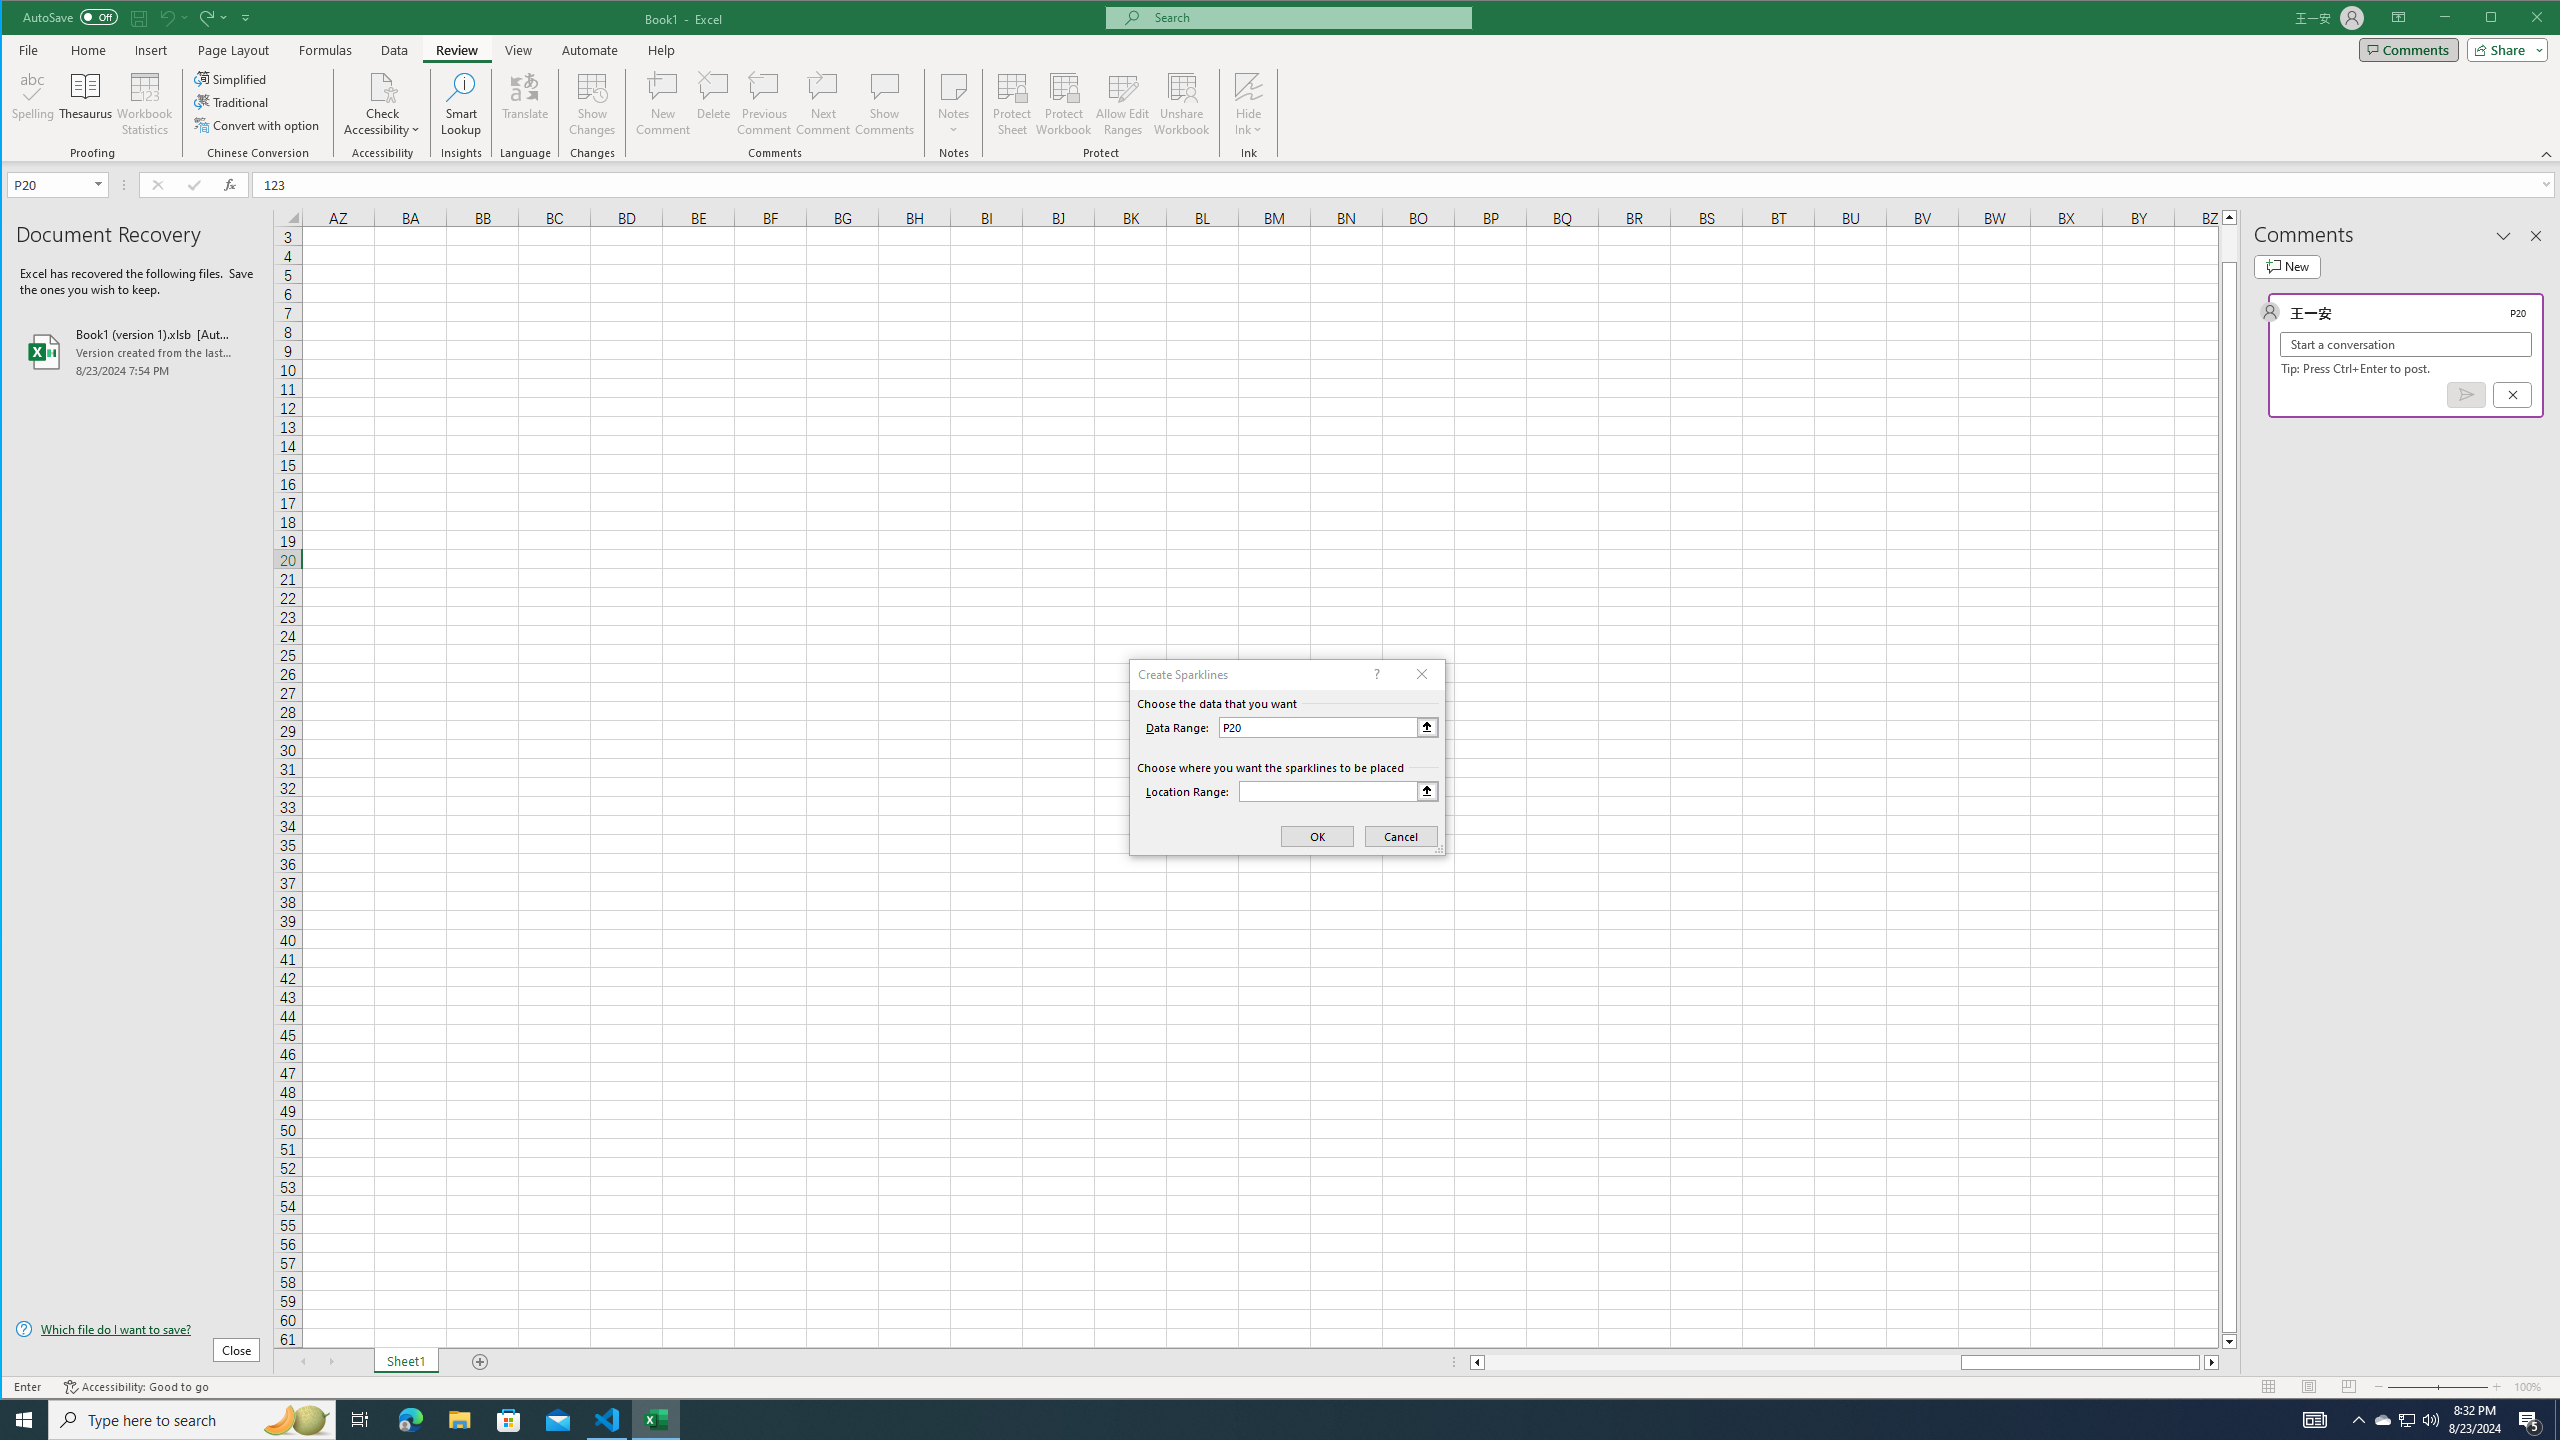 This screenshot has width=2560, height=1440. Describe the element at coordinates (382, 103) in the screenshot. I see `'Check Accessibility'` at that location.